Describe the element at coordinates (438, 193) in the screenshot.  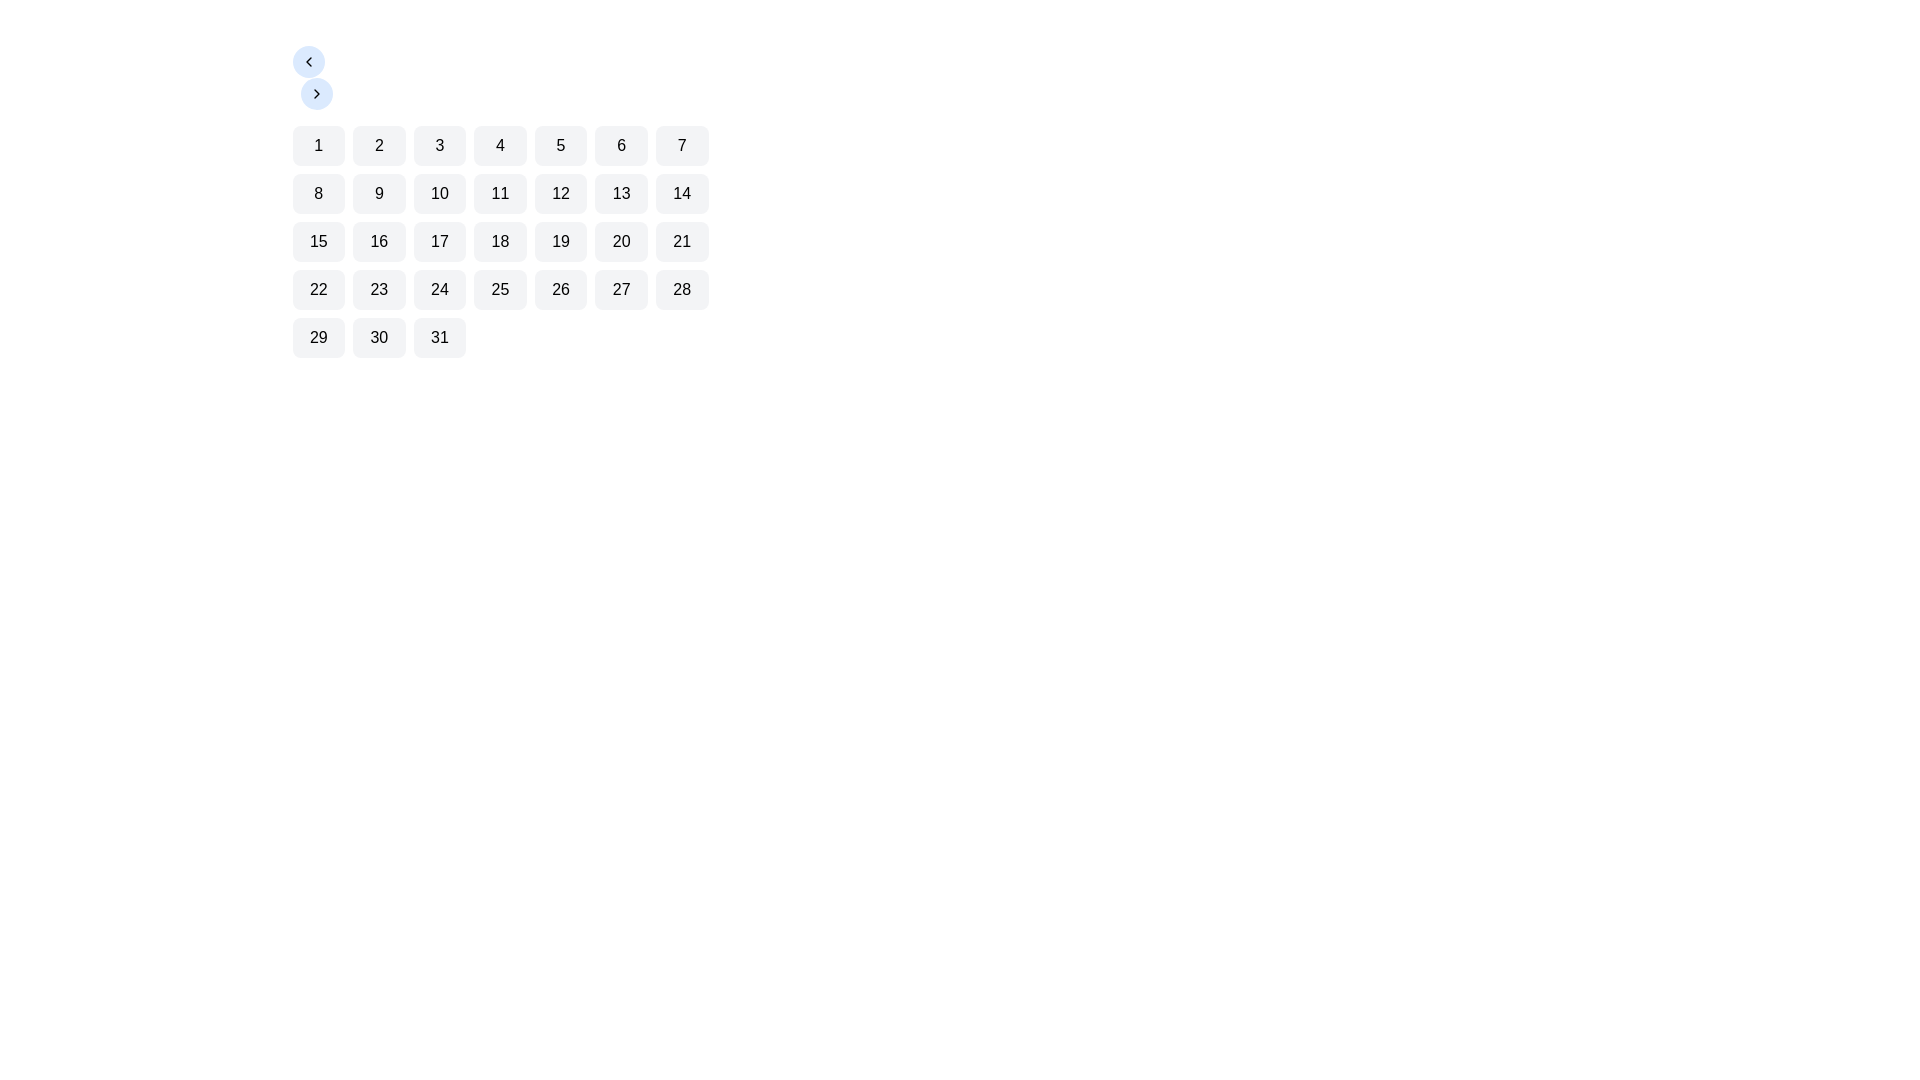
I see `the button with the number '10' displayed in bold text, located in the second row and third column of the grid layout` at that location.